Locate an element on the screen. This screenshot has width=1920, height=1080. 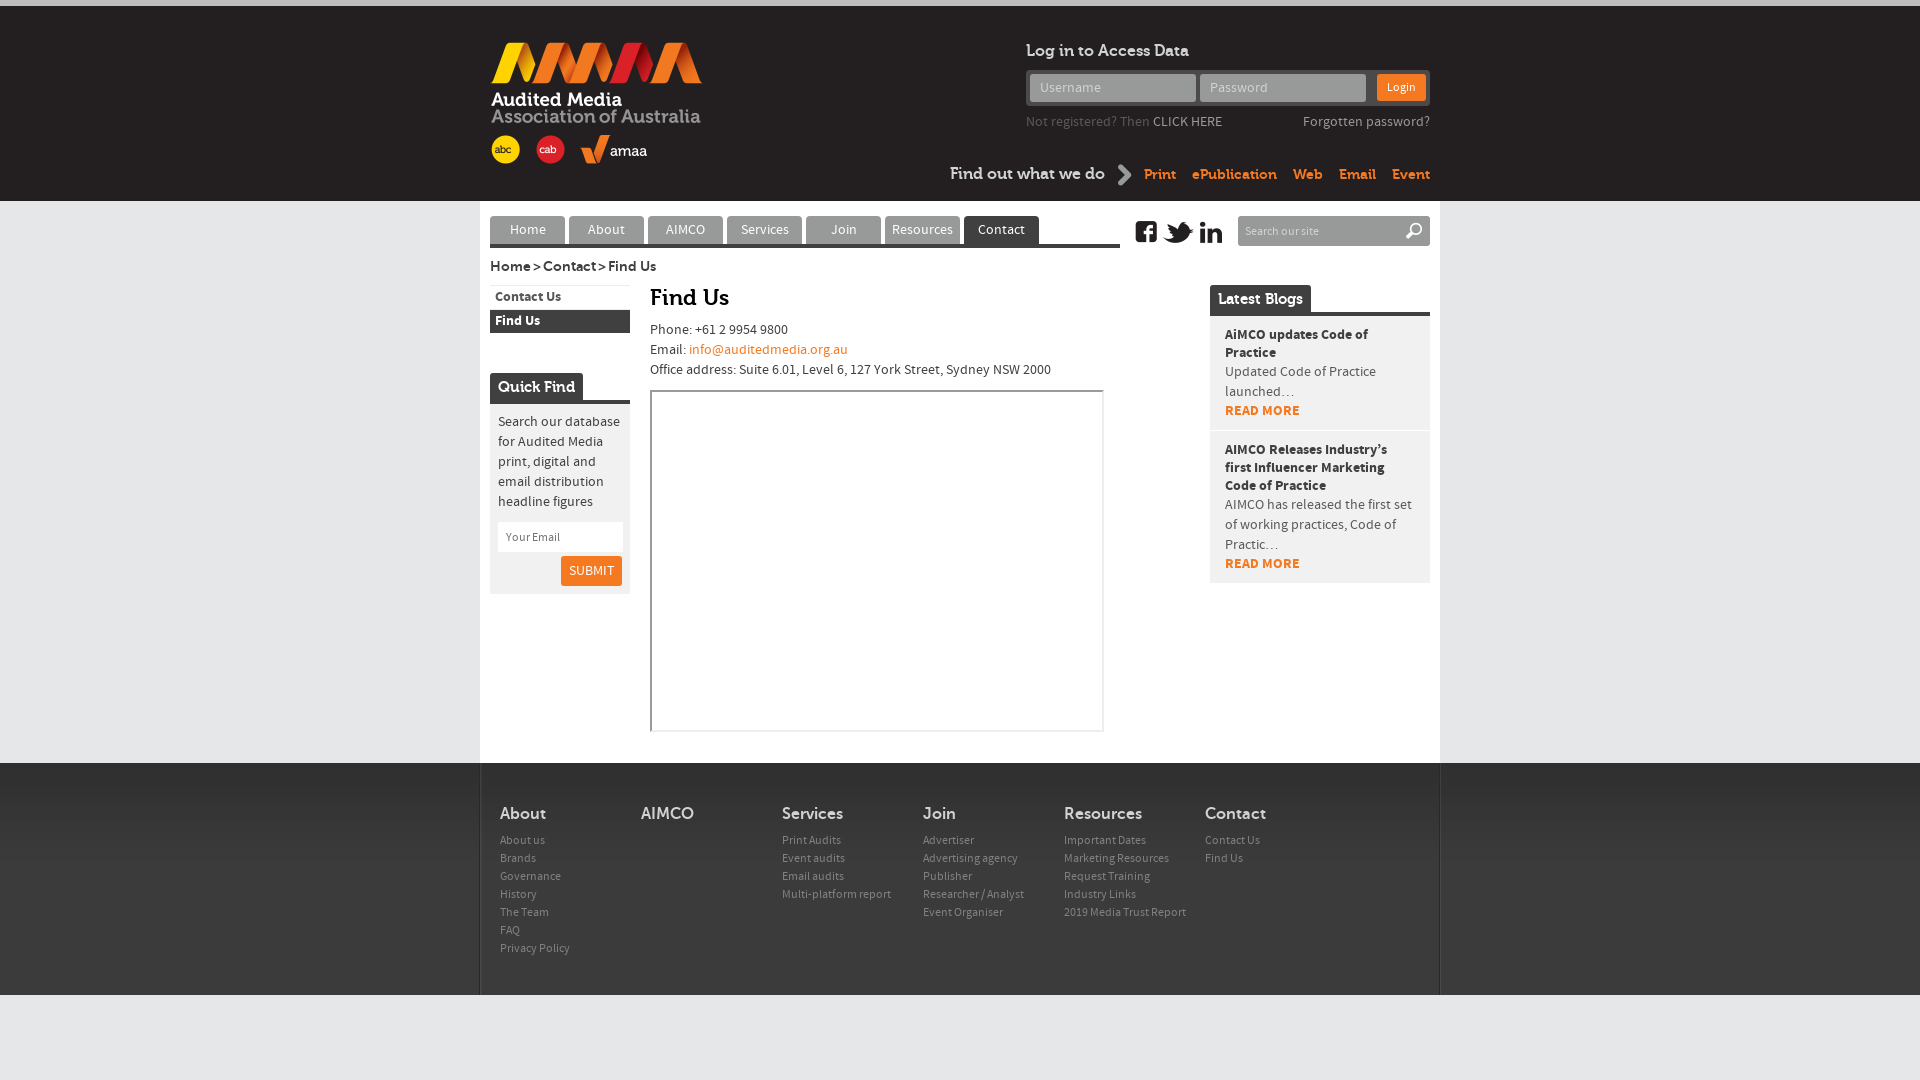
'READ MORE' is located at coordinates (1261, 410).